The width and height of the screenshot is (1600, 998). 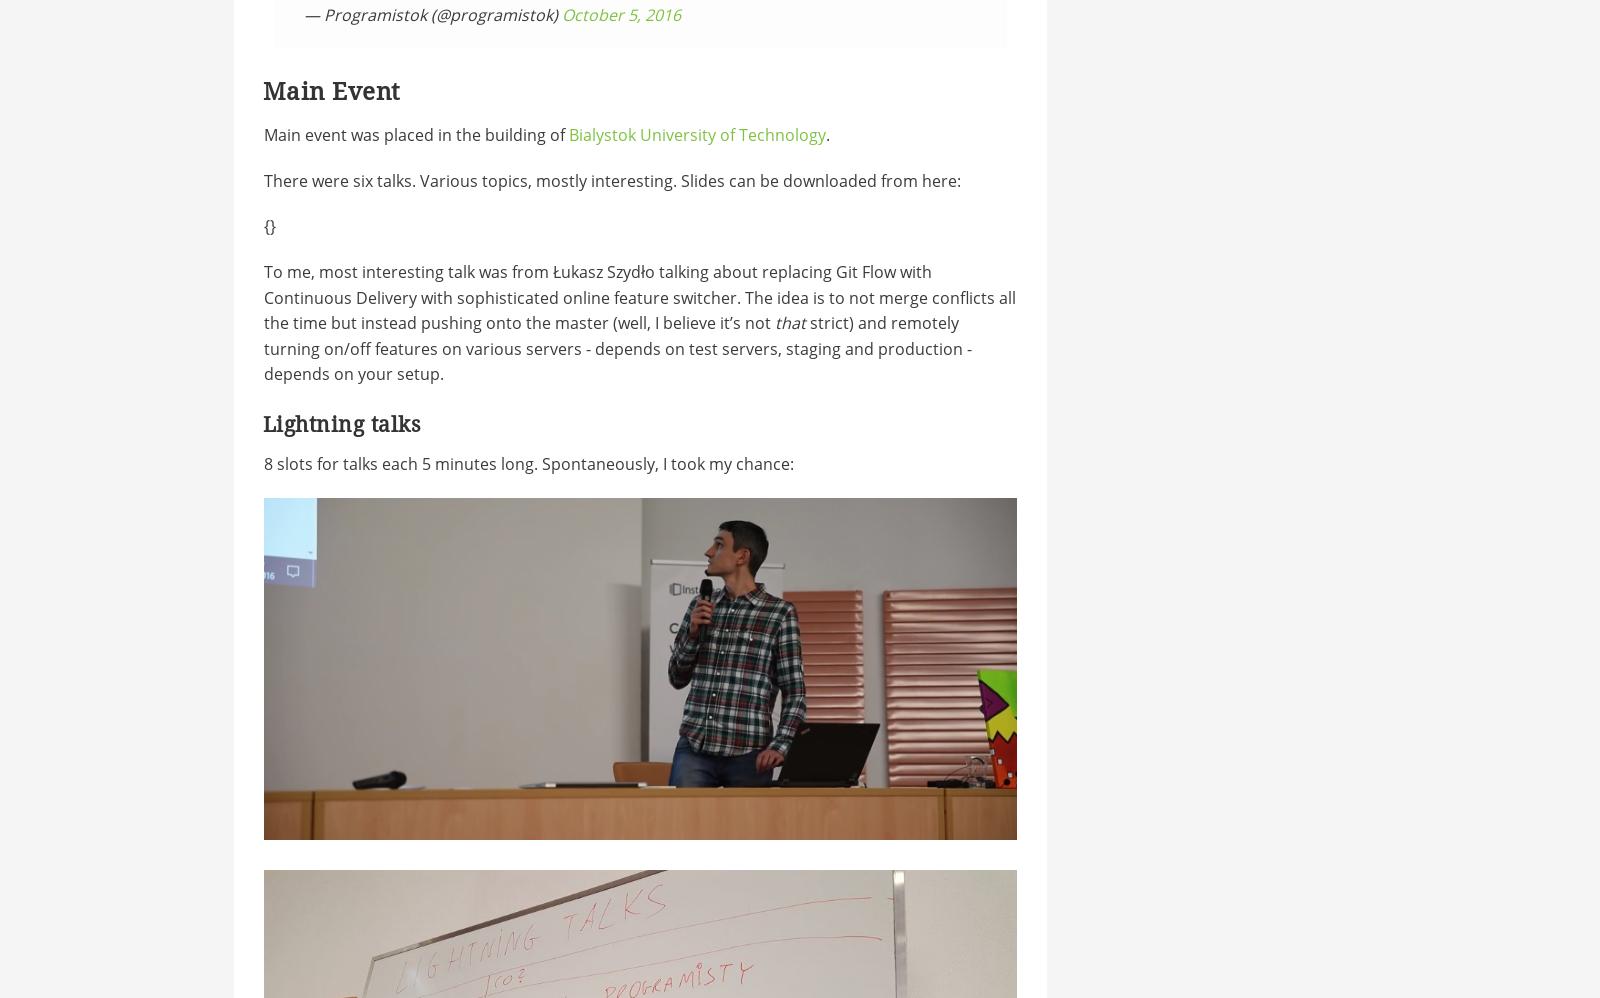 I want to click on '{', so click(x=263, y=226).